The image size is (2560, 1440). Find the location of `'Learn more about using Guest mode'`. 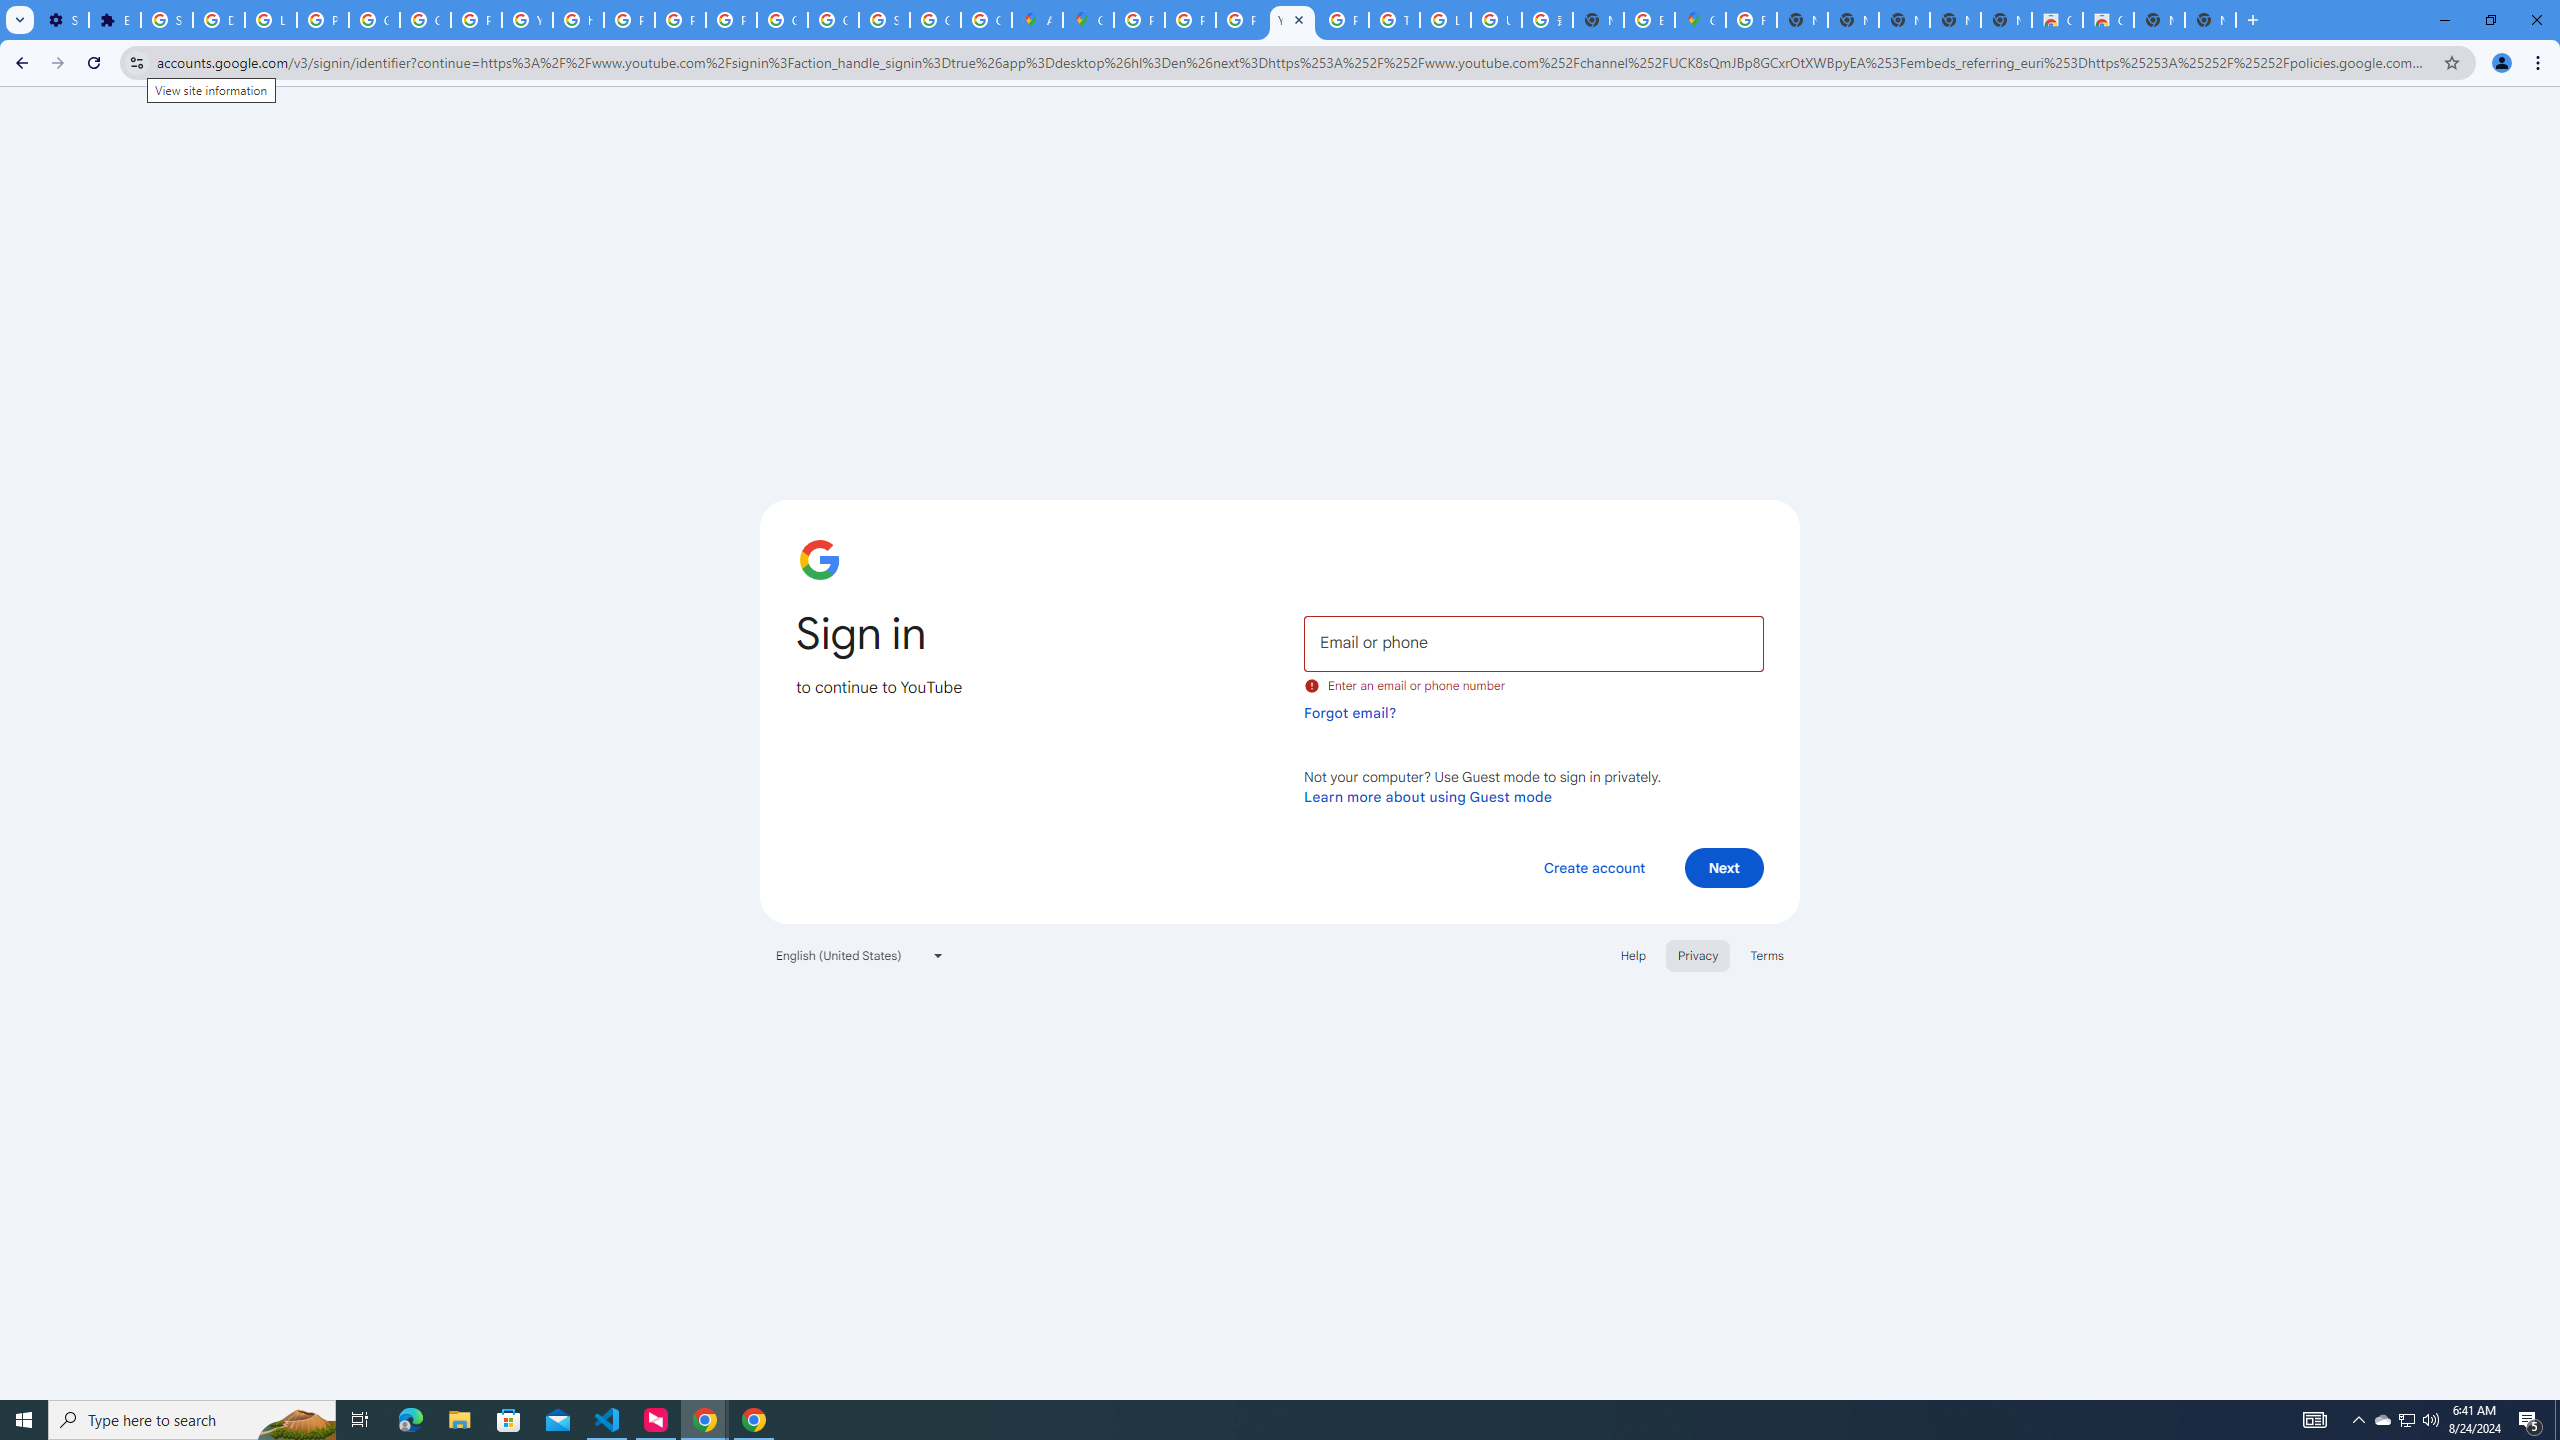

'Learn more about using Guest mode' is located at coordinates (1427, 796).